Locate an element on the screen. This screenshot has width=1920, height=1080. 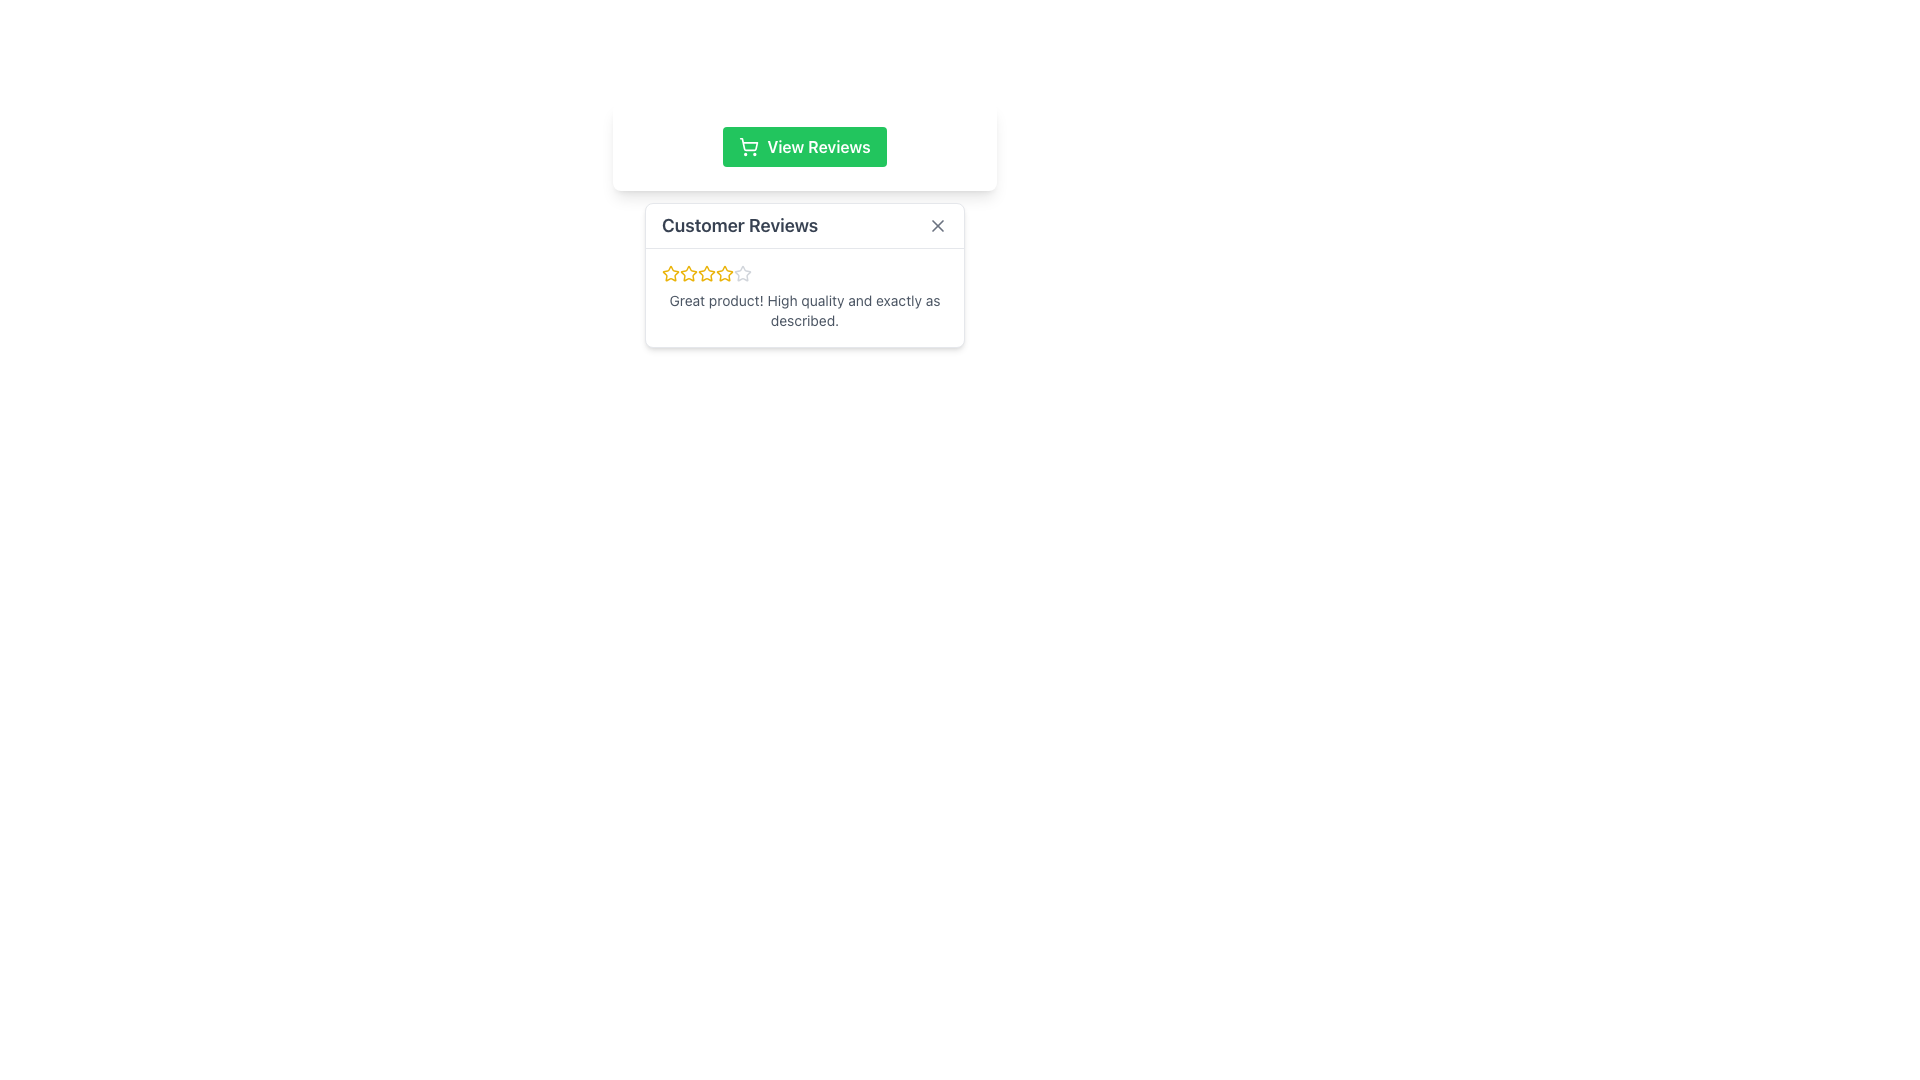
the visual state of the first Rating Star Icon, which is a golden star used for rating purposes located below the 'Customer Reviews' section header is located at coordinates (671, 273).